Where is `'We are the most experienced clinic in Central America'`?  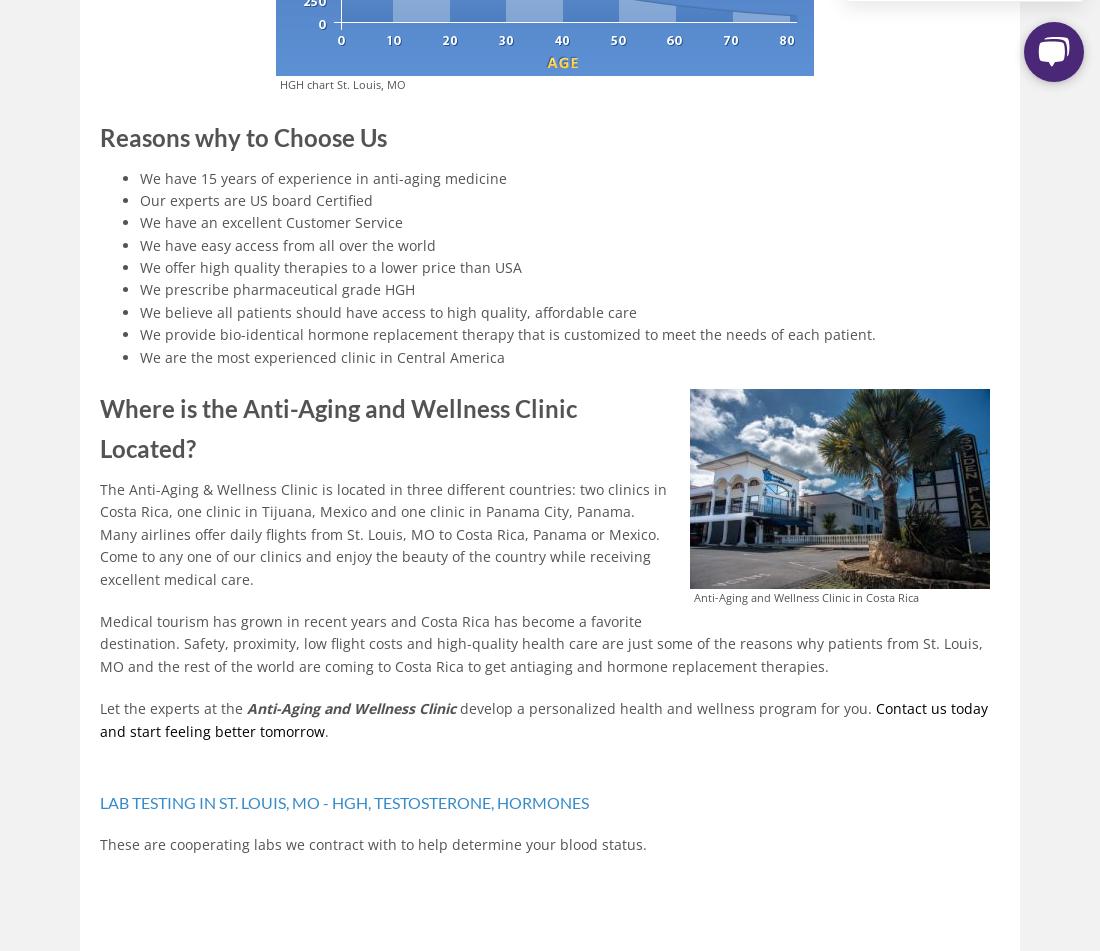
'We are the most experienced clinic in Central America' is located at coordinates (321, 356).